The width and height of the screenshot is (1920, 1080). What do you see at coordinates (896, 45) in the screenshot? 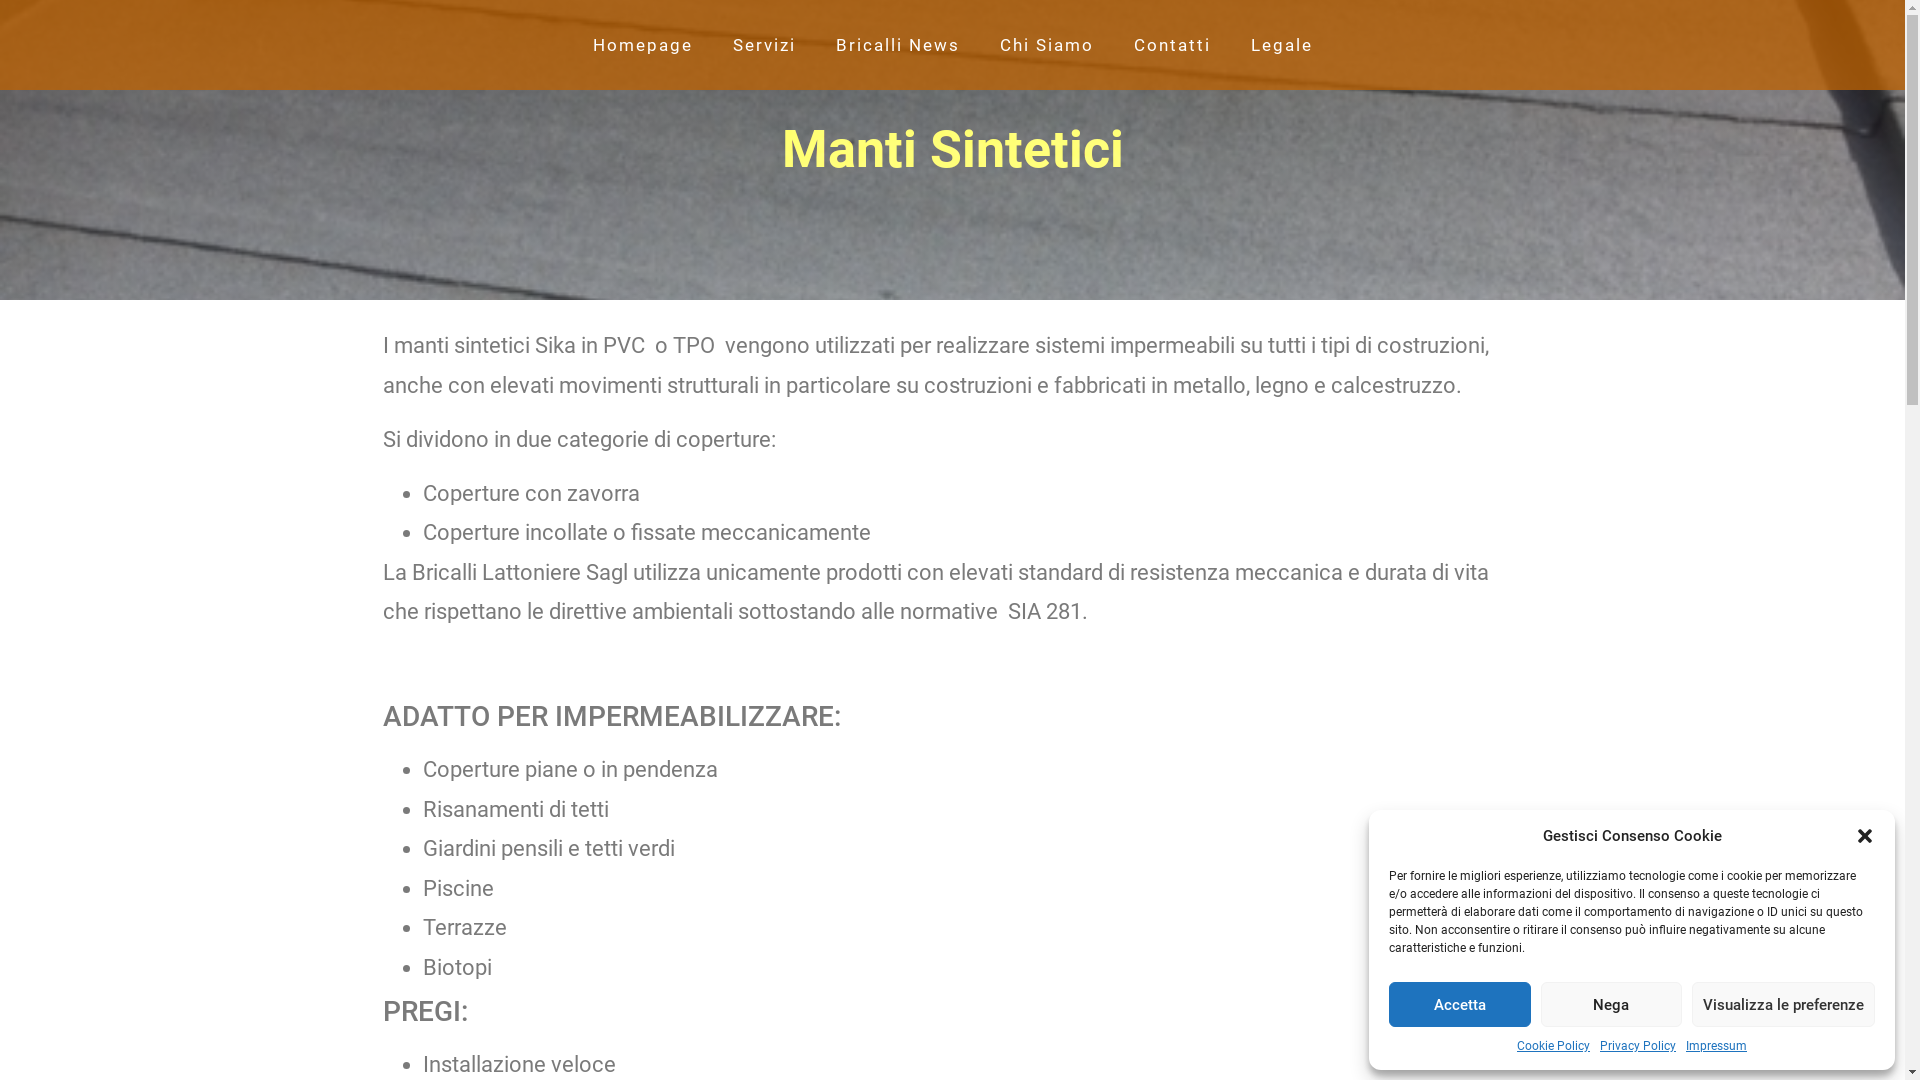
I see `'Bricalli News'` at bounding box center [896, 45].